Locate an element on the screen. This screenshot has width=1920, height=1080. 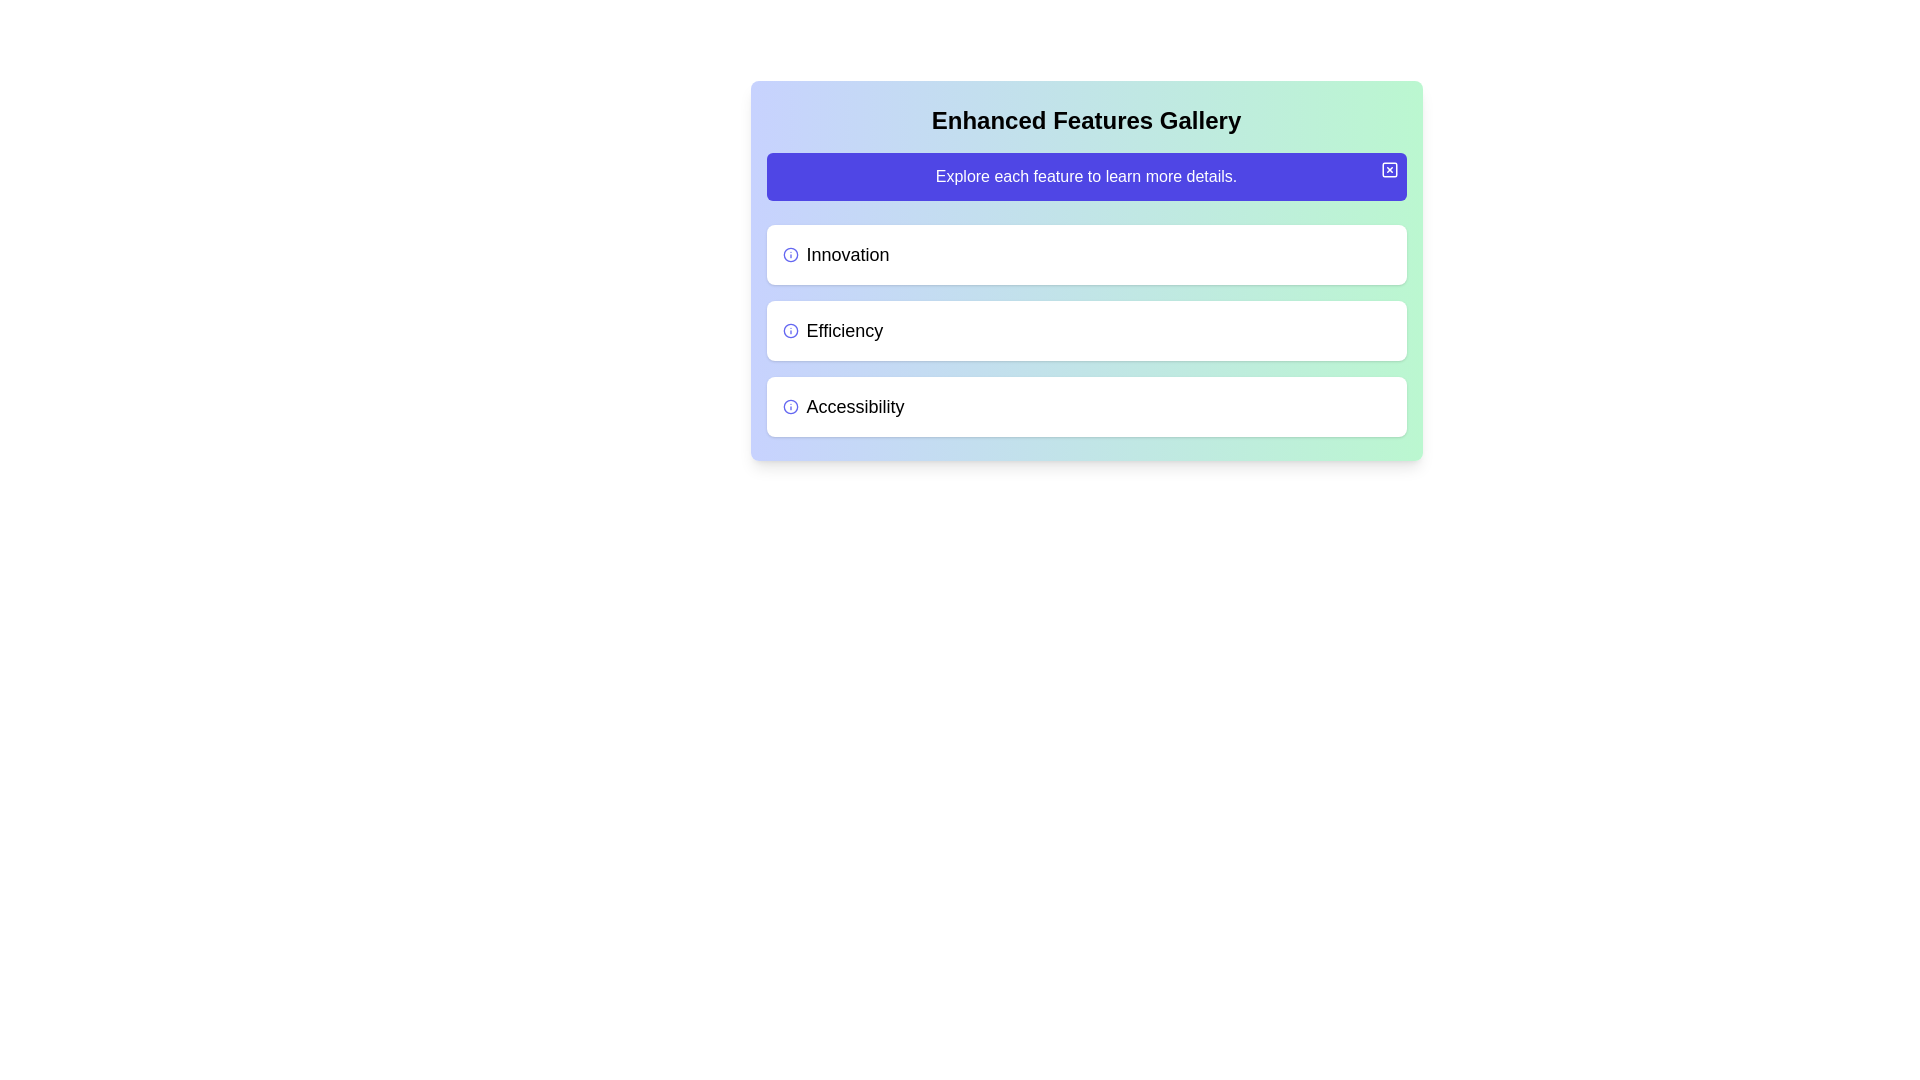
the decorative SVG rectangle located in the top-right corner of the panel, which is part of a composite button icon is located at coordinates (1388, 168).